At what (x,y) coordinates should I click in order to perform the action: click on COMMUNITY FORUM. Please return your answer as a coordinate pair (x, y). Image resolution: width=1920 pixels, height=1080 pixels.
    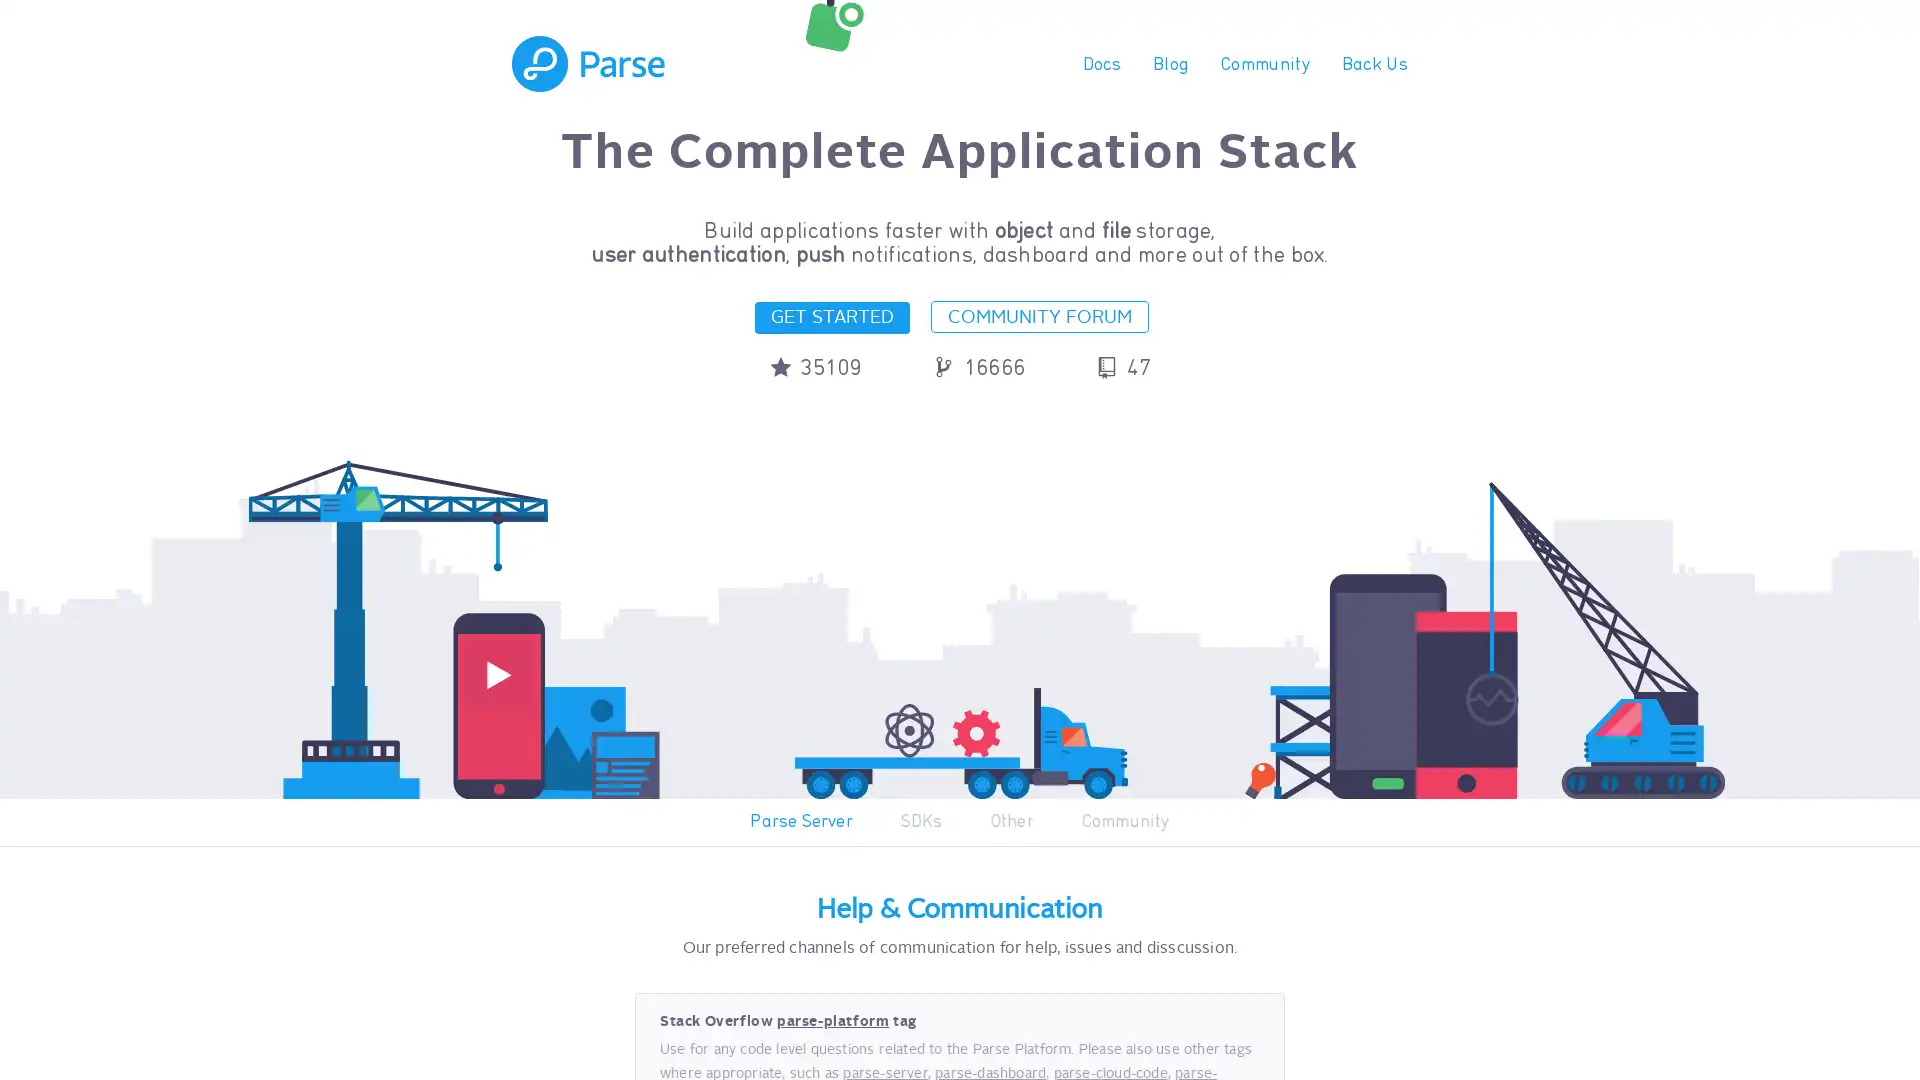
    Looking at the image, I should click on (1040, 315).